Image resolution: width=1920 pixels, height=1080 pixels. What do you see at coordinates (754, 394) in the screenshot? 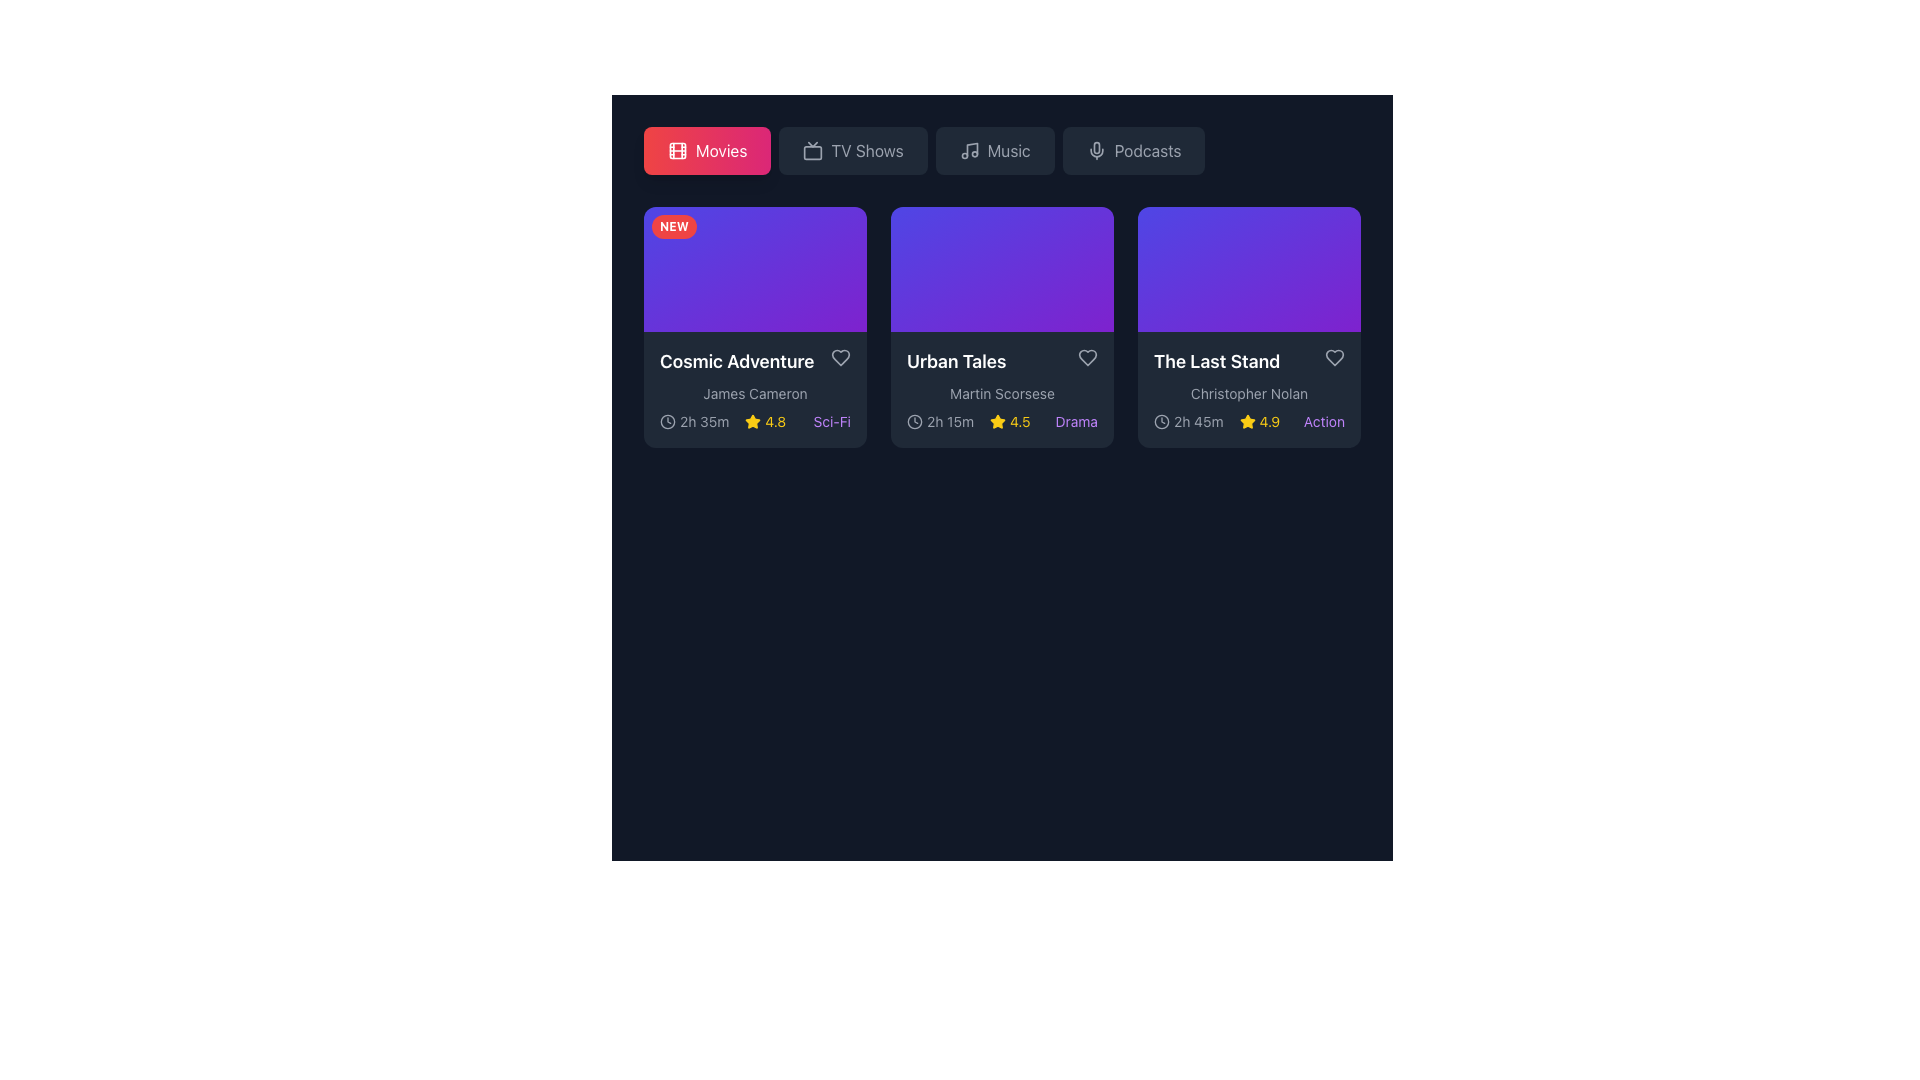
I see `the text element displaying 'James Cameron', which is located in the card for the movie 'Cosmic Adventure', positioned below the movie title` at bounding box center [754, 394].